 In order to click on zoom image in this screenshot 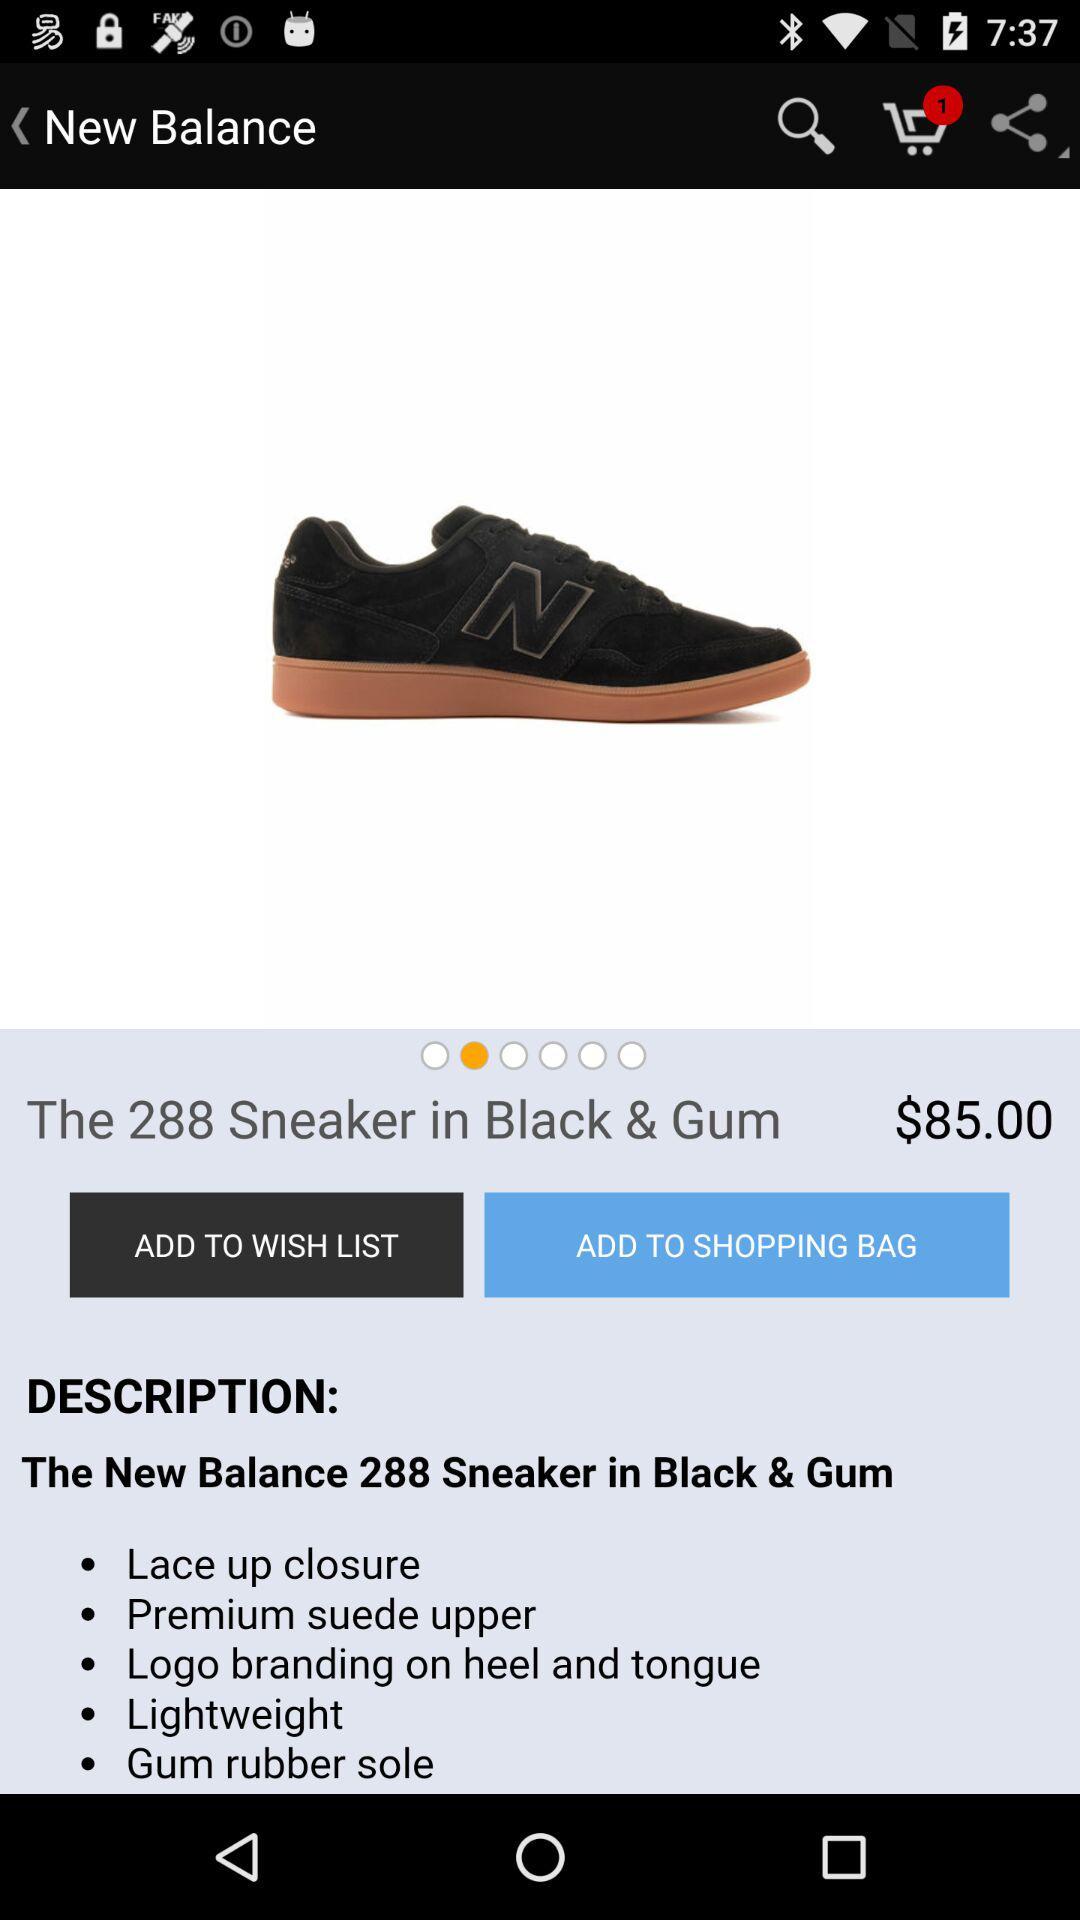, I will do `click(540, 608)`.